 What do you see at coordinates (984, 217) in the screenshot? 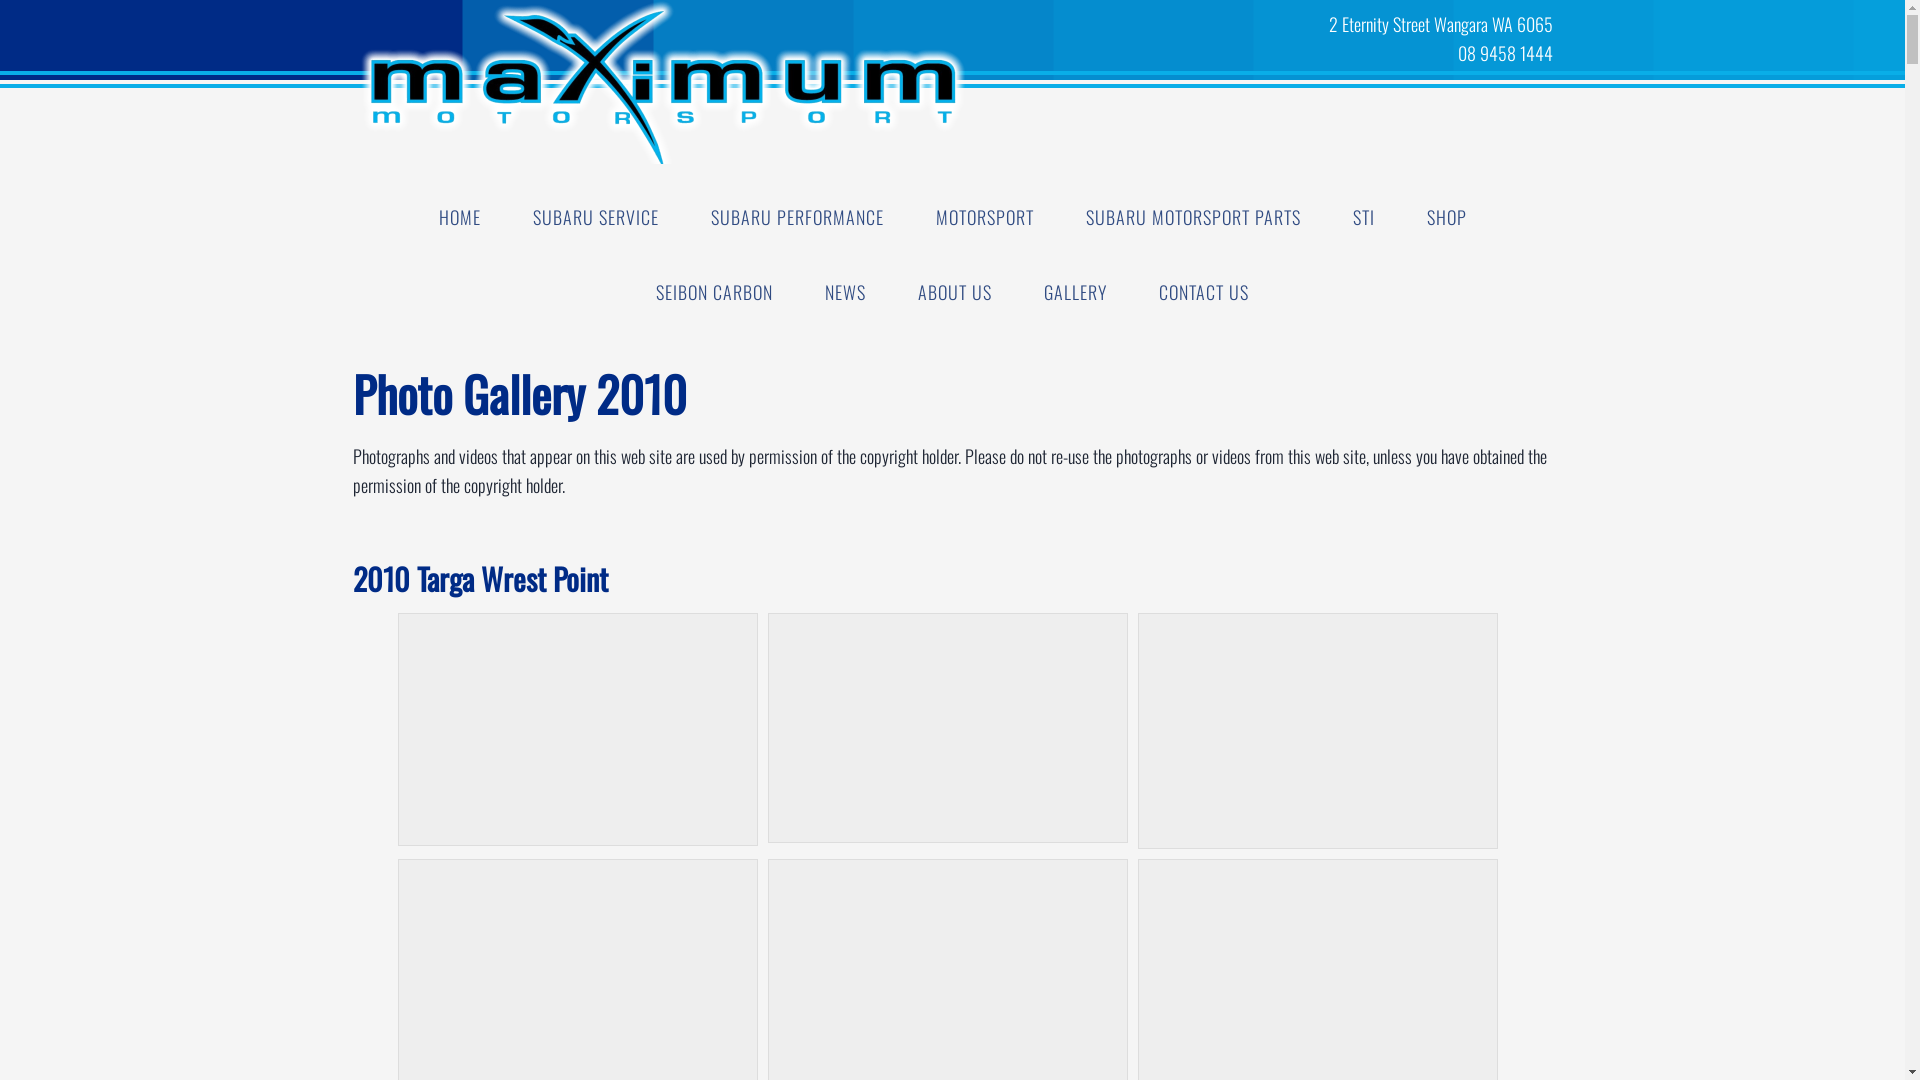
I see `'MOTORSPORT'` at bounding box center [984, 217].